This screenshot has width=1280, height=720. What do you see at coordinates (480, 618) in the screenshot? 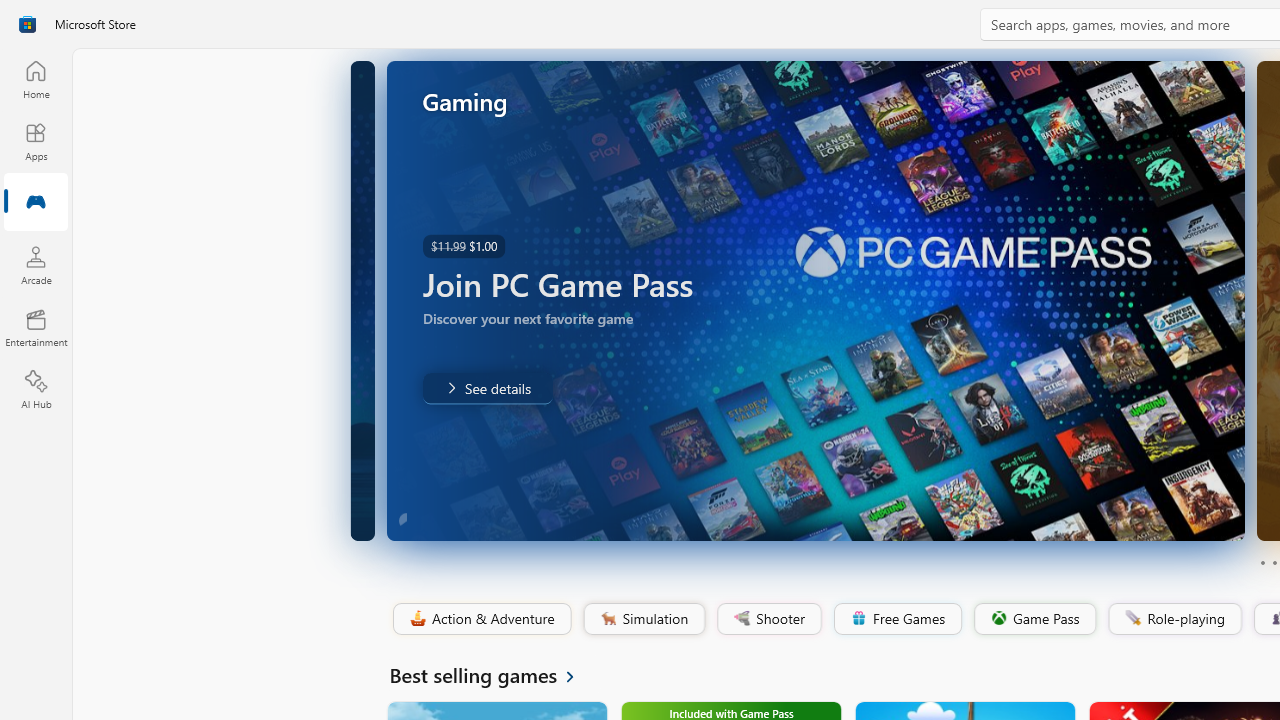
I see `'Action & Adventure'` at bounding box center [480, 618].